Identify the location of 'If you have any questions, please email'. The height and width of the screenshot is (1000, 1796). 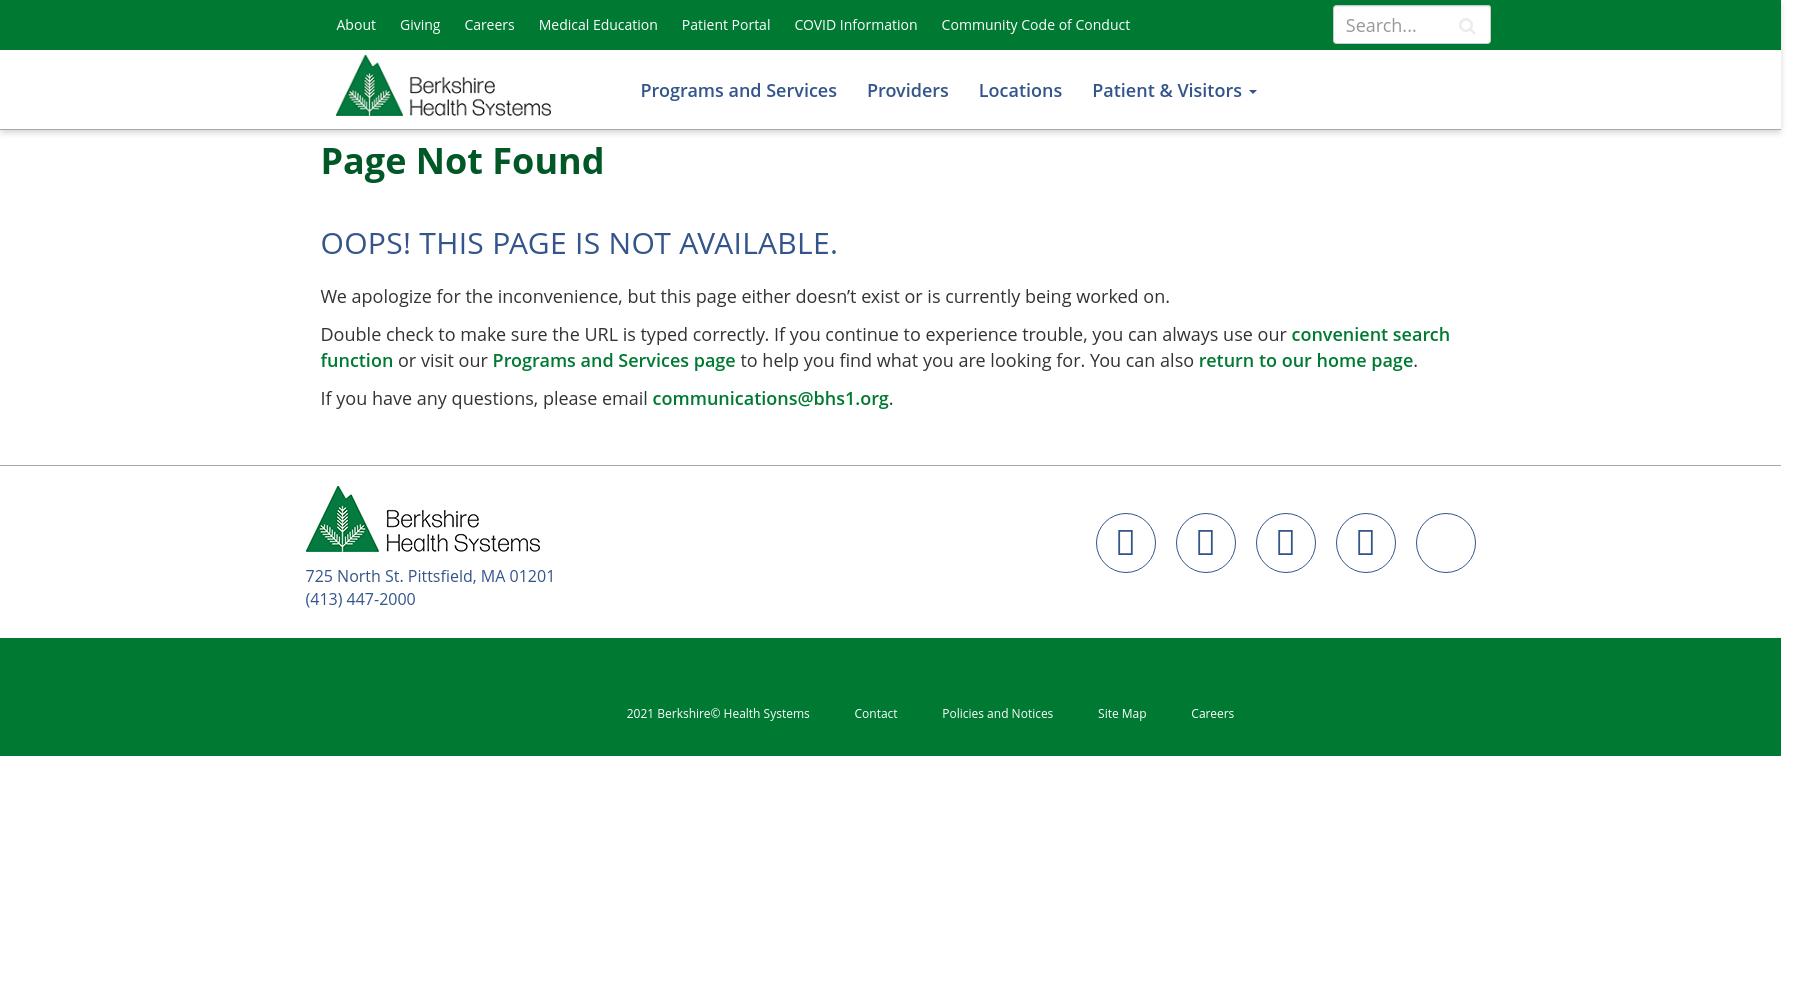
(484, 398).